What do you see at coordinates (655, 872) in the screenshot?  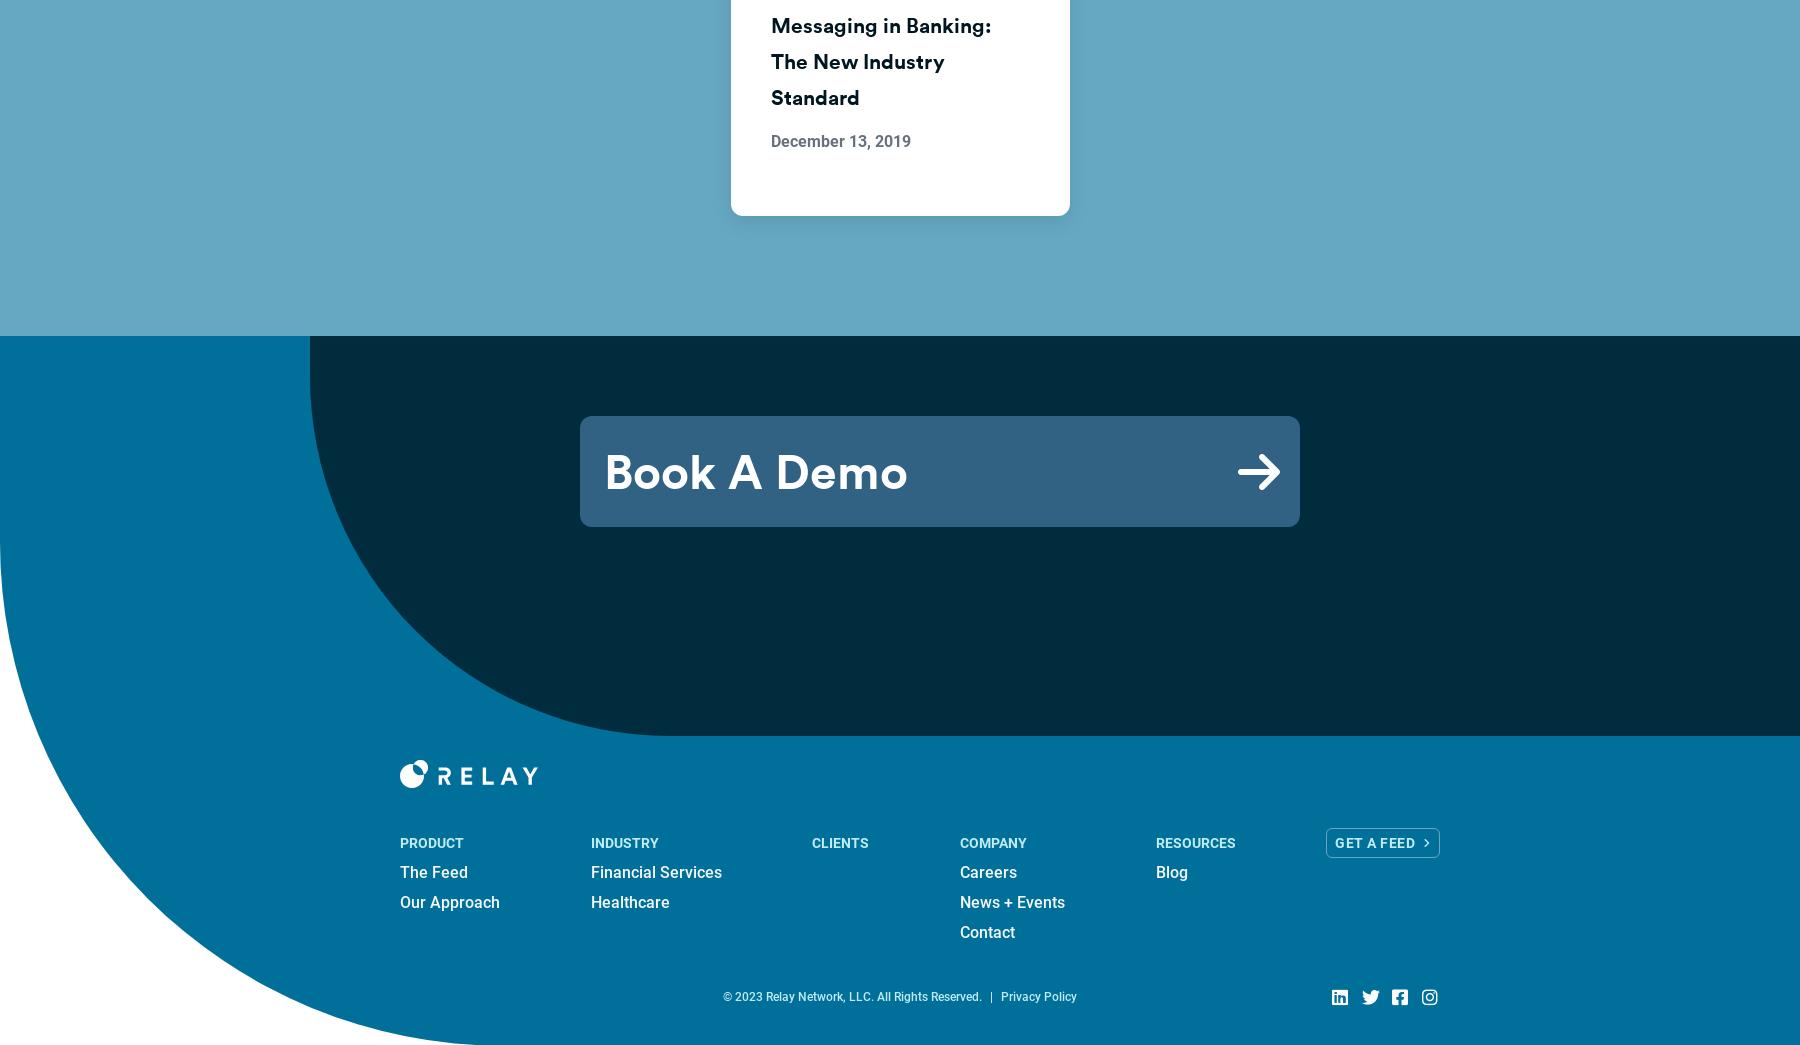 I see `'Financial Services'` at bounding box center [655, 872].